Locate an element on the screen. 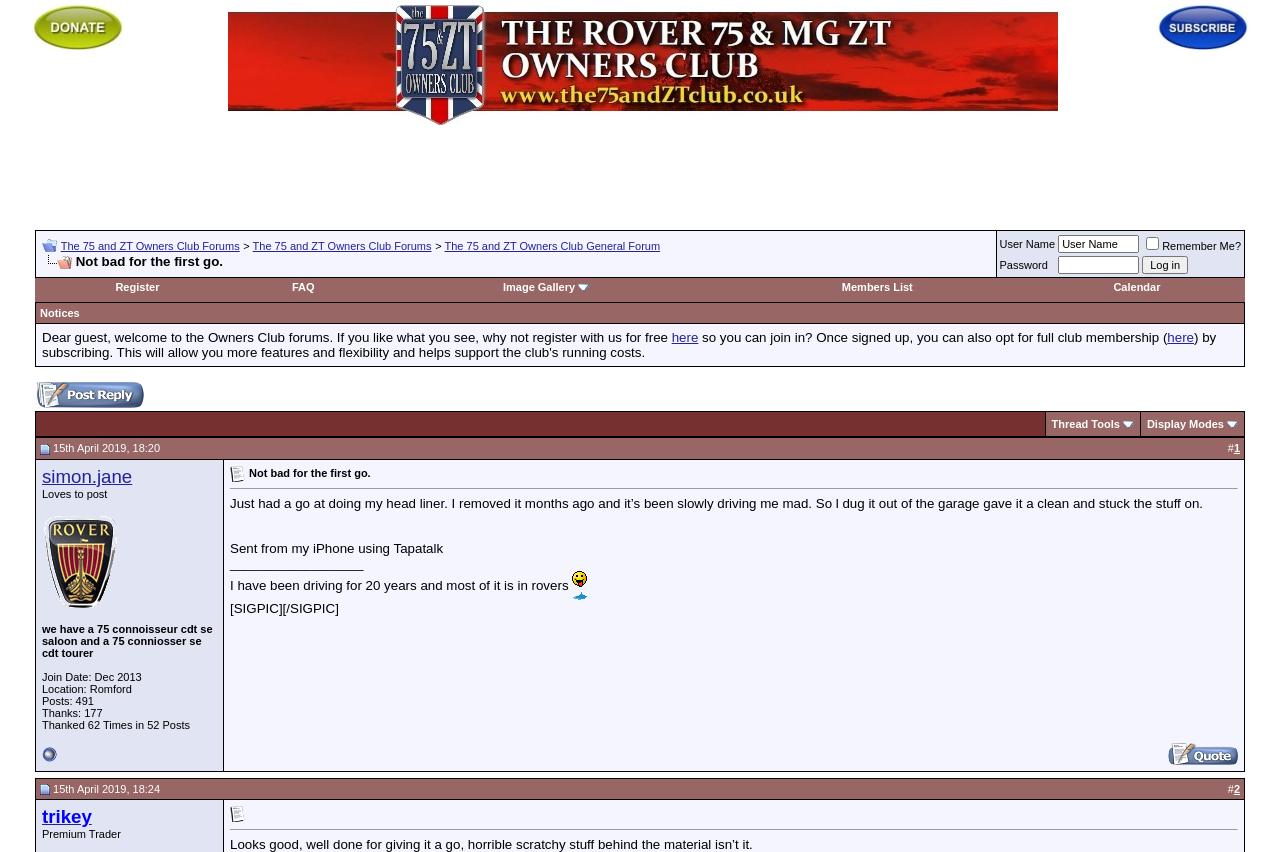 The image size is (1280, 852). 'Posts: 491' is located at coordinates (41, 700).